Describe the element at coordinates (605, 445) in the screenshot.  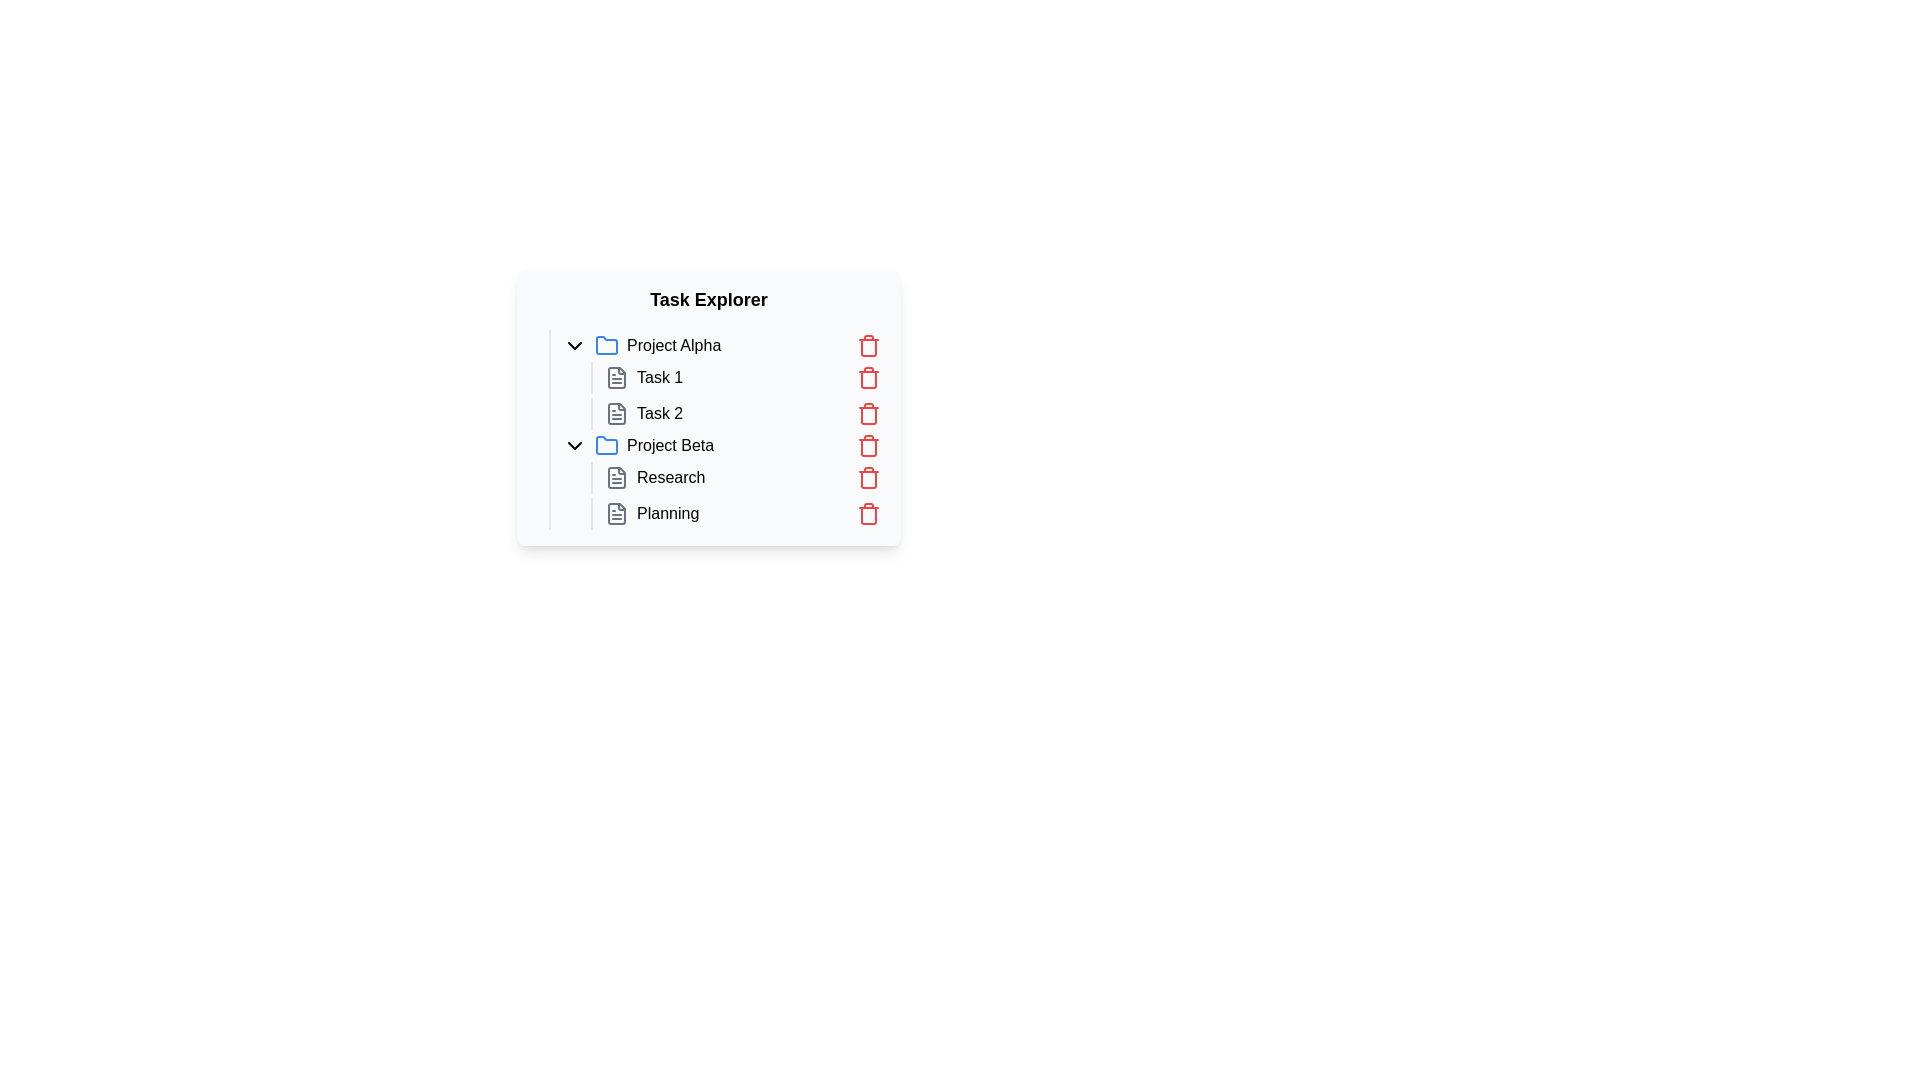
I see `the blue folder icon next to the text 'Project Beta' to trigger a tooltip` at that location.